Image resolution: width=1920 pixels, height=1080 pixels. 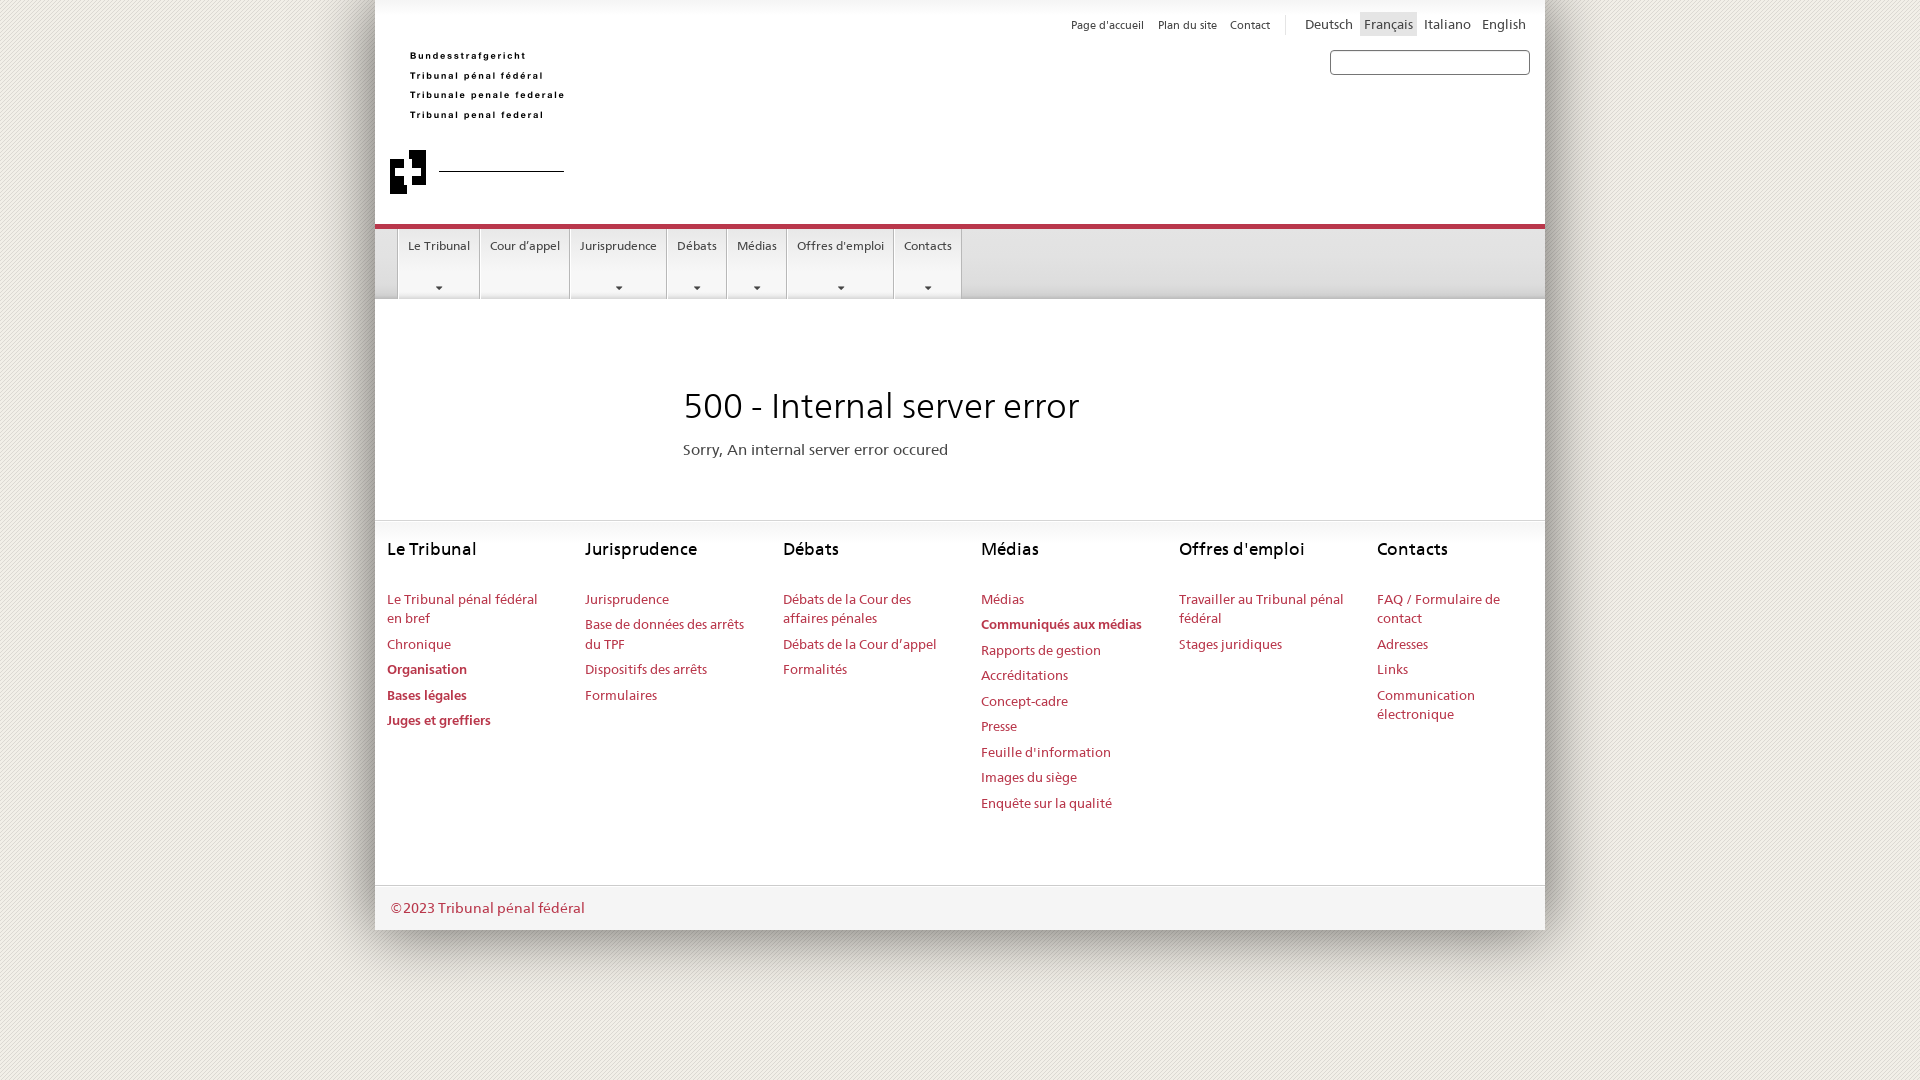 I want to click on 'Links', so click(x=1376, y=670).